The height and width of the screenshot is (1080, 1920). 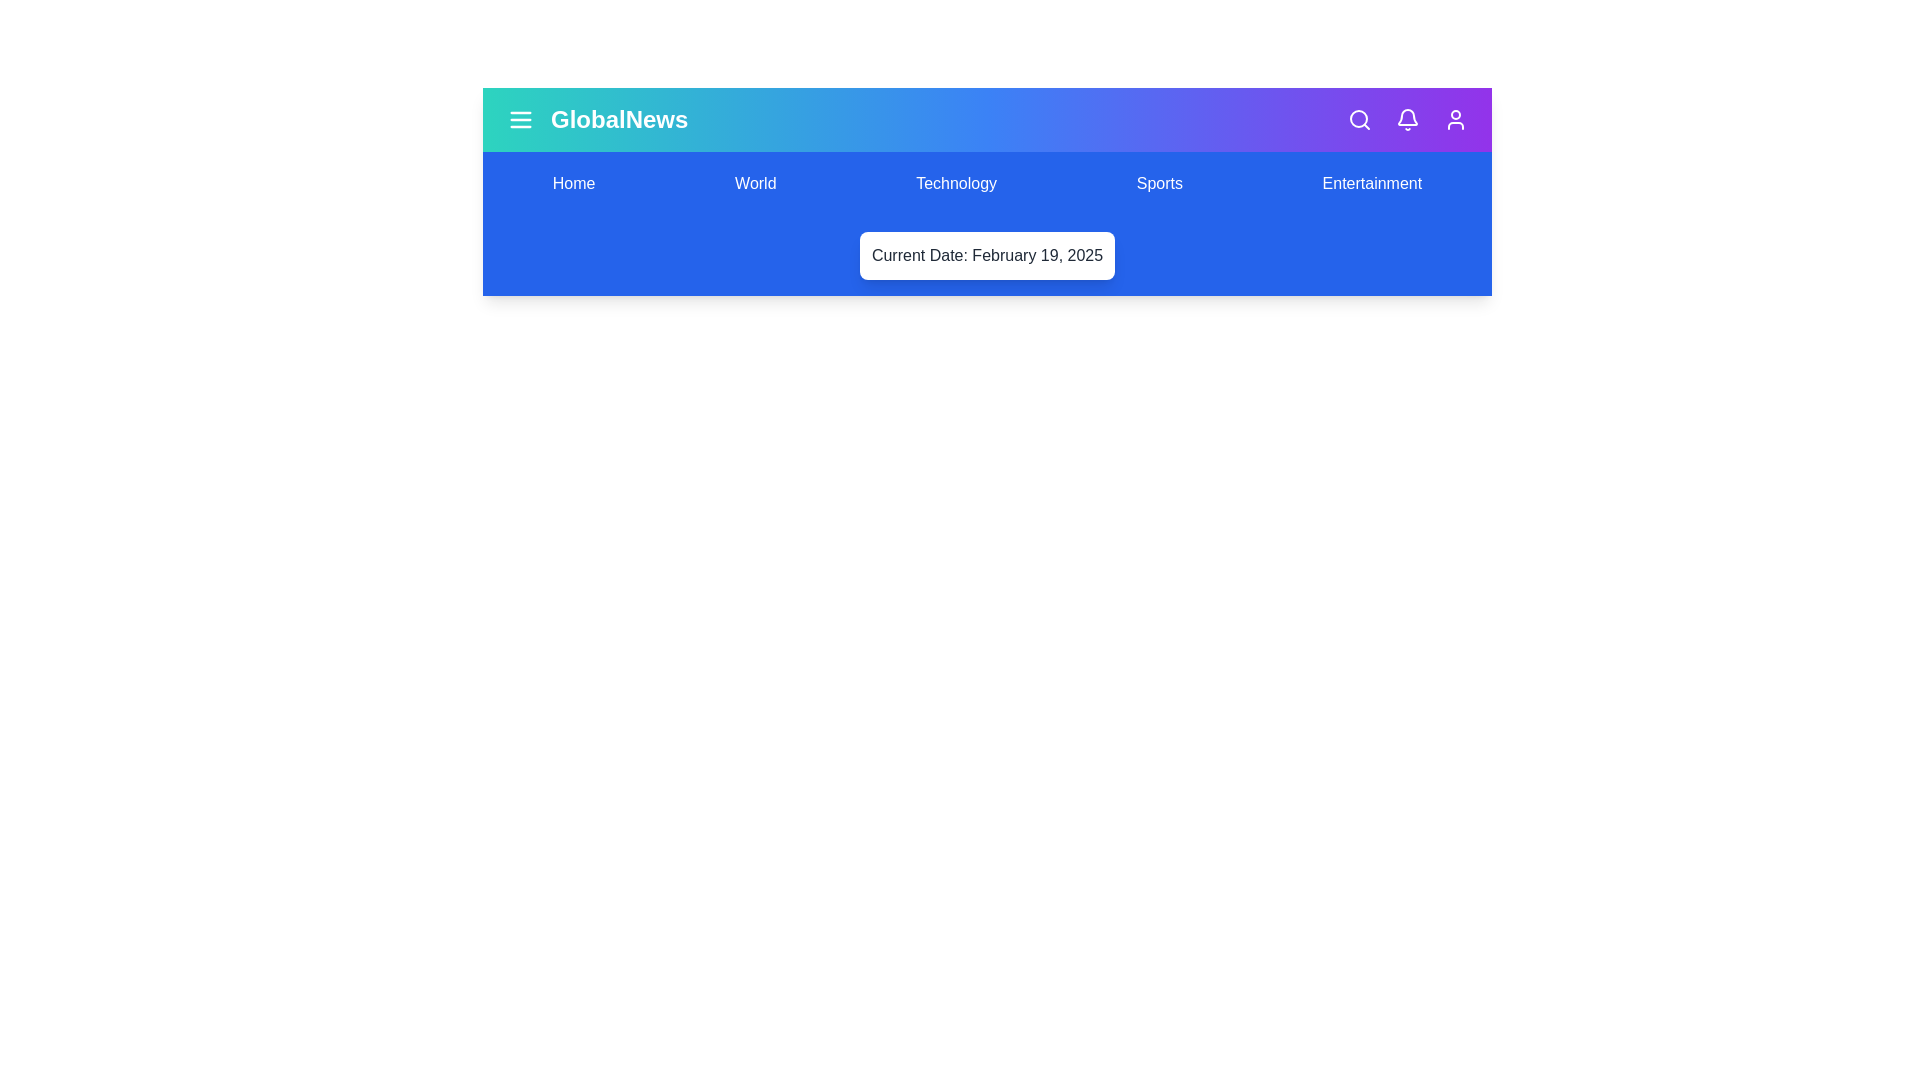 What do you see at coordinates (1455, 119) in the screenshot?
I see `the user icon to access the user profile` at bounding box center [1455, 119].